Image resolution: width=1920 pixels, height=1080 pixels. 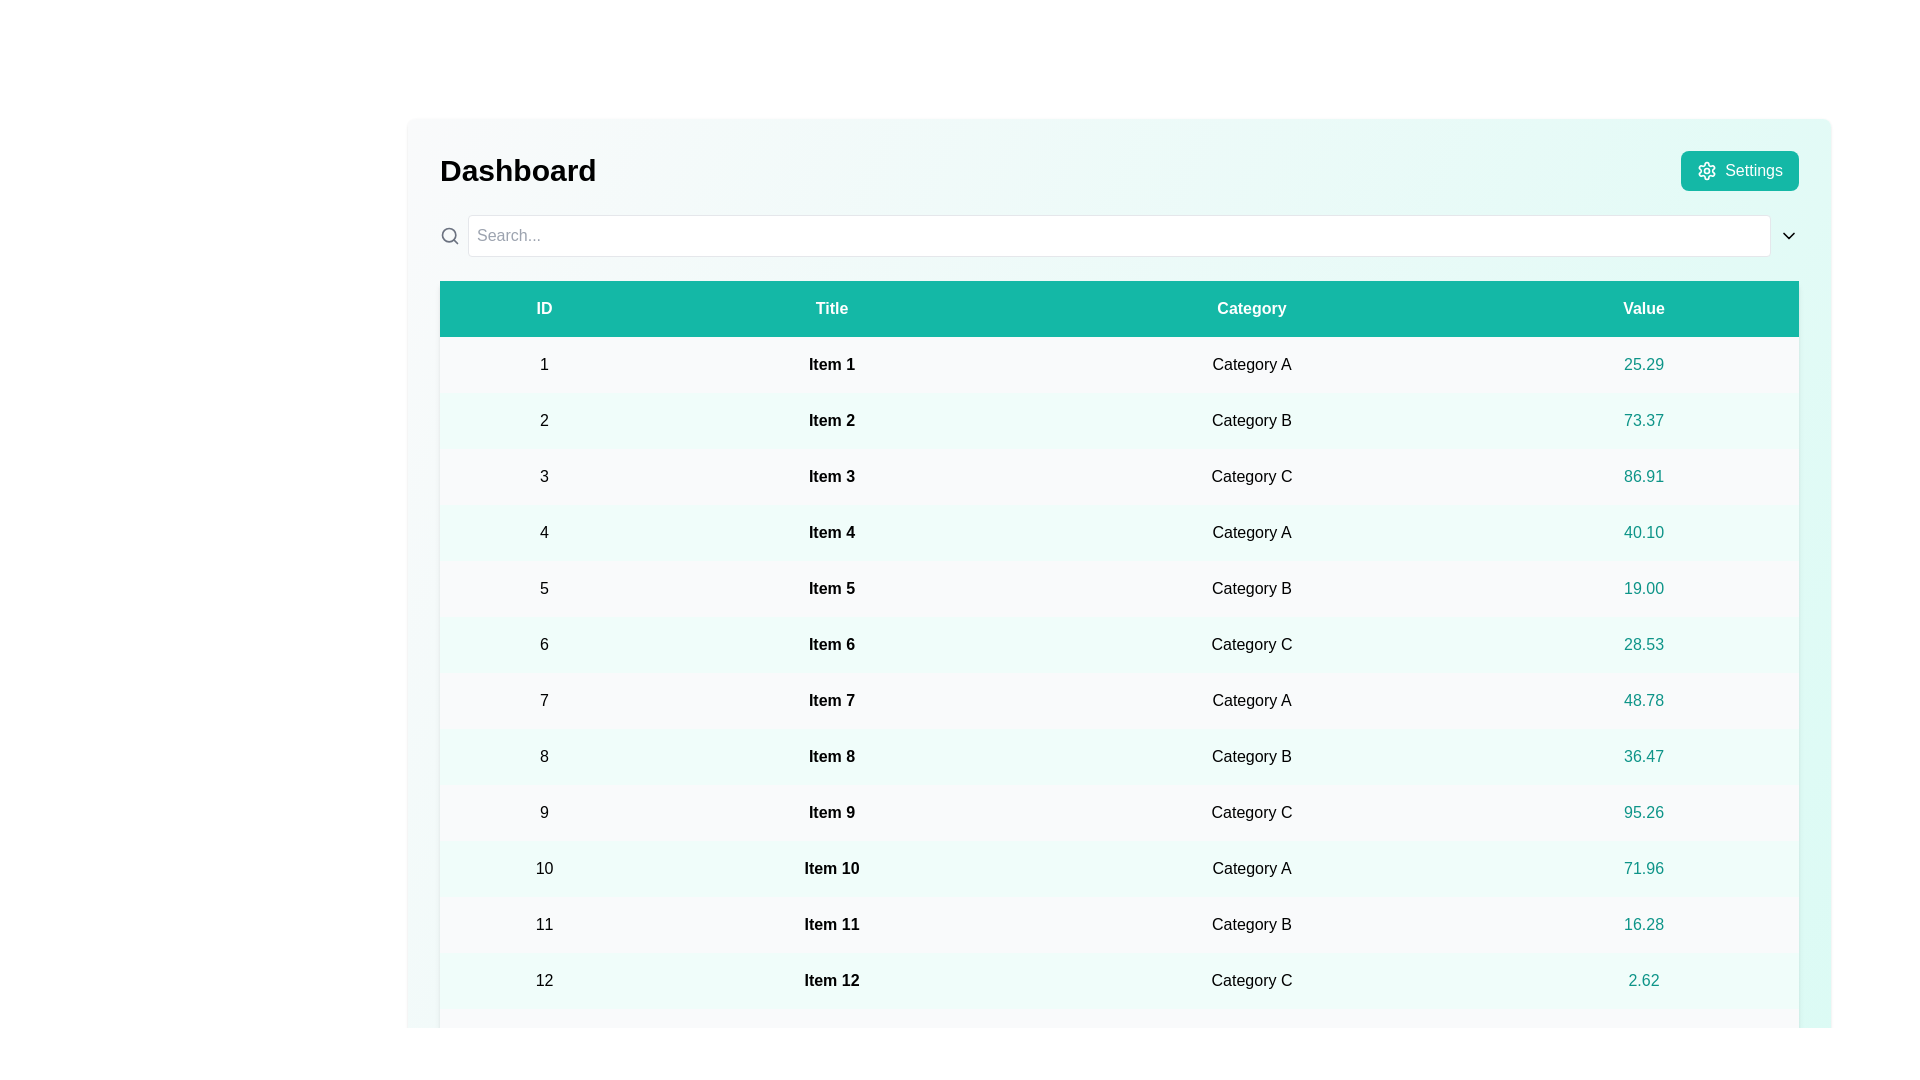 What do you see at coordinates (544, 308) in the screenshot?
I see `the ID header to sort the table data` at bounding box center [544, 308].